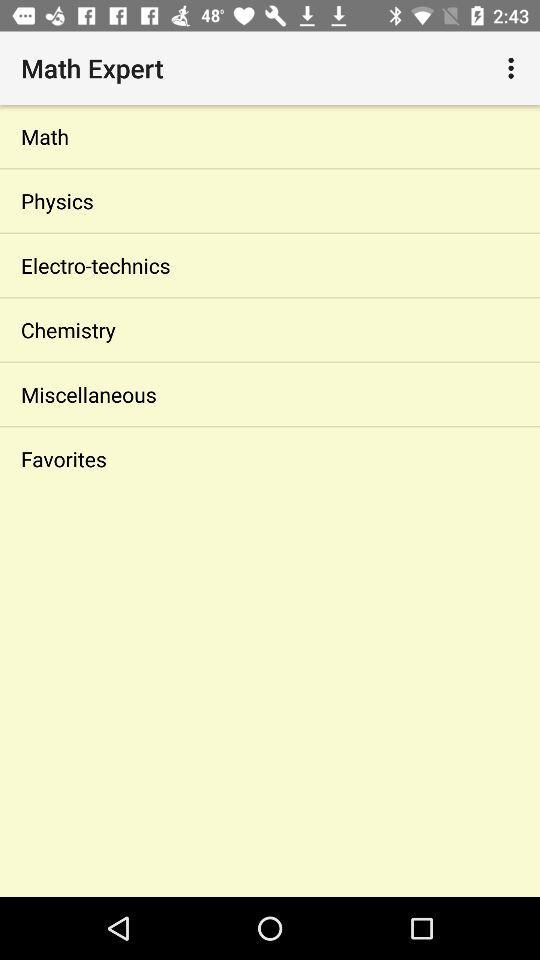 The height and width of the screenshot is (960, 540). What do you see at coordinates (270, 201) in the screenshot?
I see `the physics` at bounding box center [270, 201].